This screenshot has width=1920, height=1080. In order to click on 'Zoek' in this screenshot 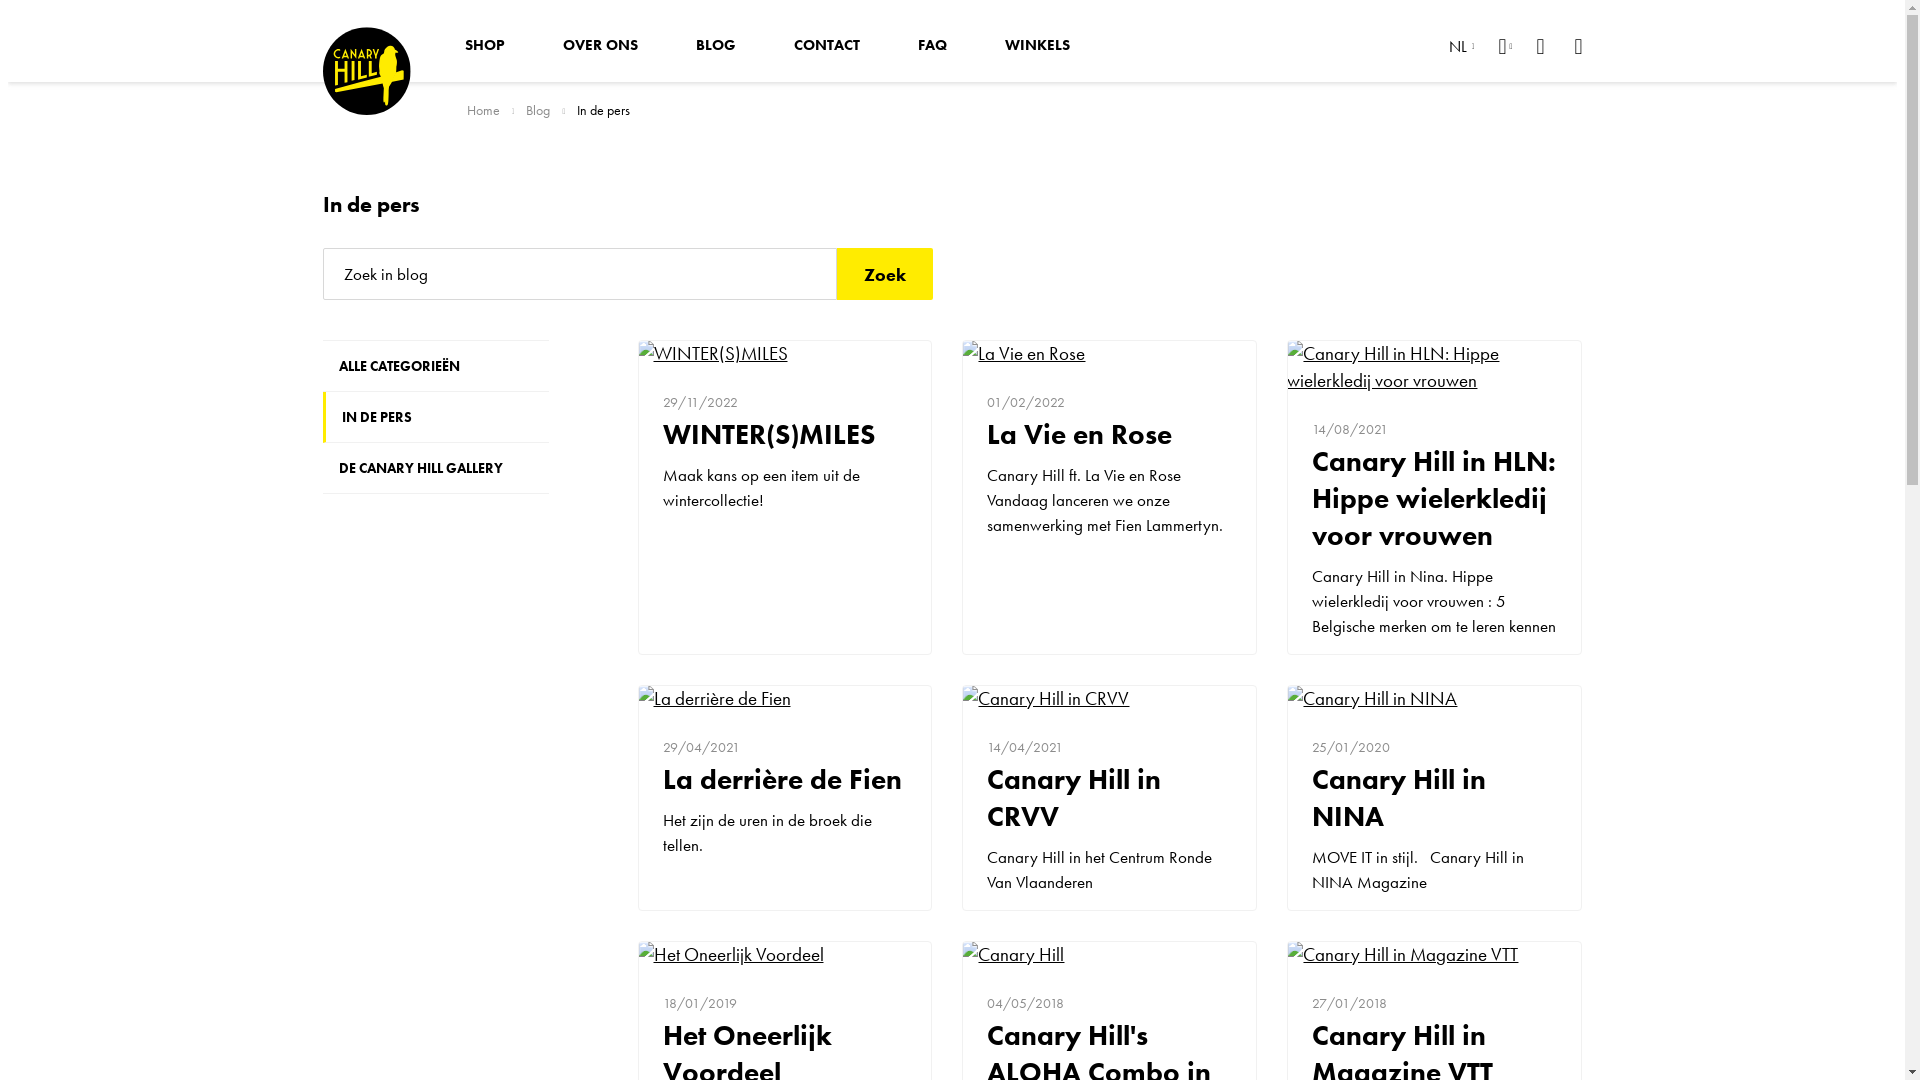, I will do `click(882, 273)`.